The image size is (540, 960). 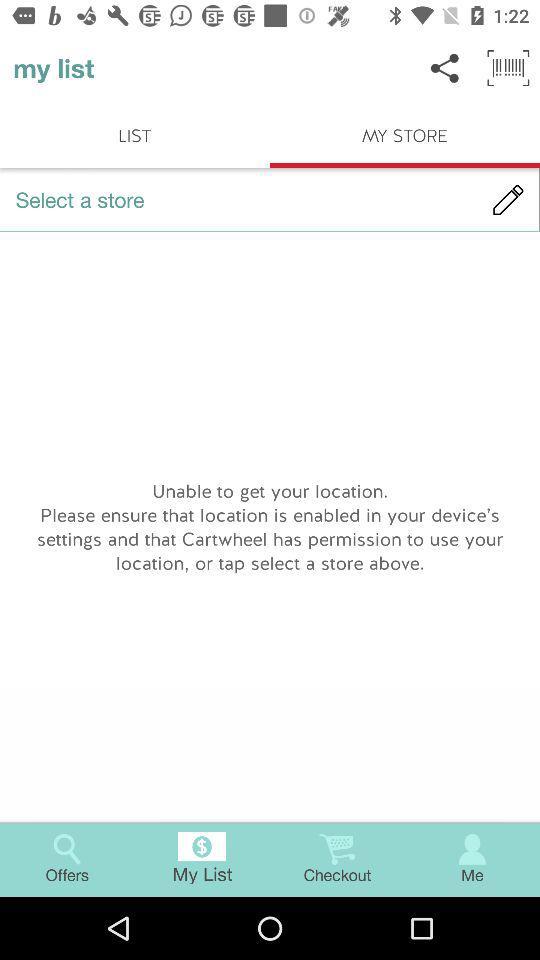 I want to click on the icon above the my store, so click(x=445, y=68).